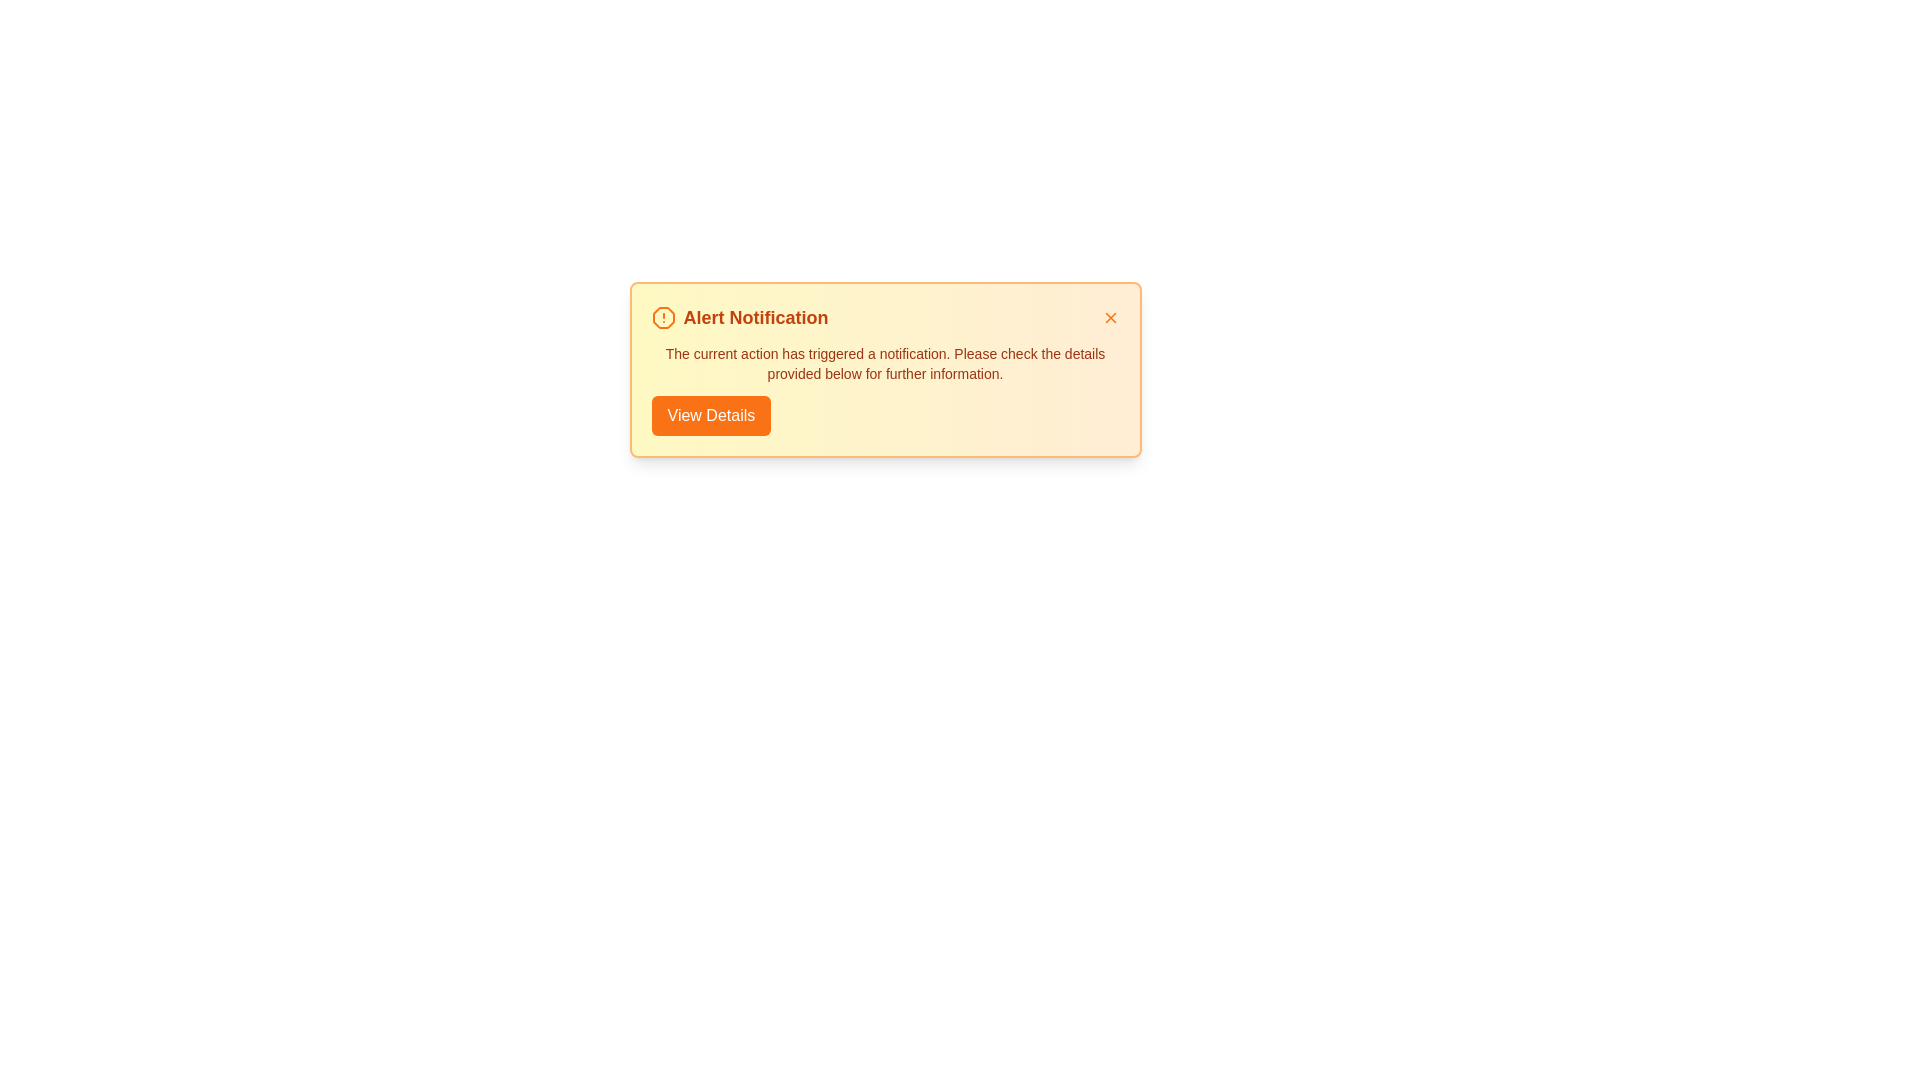  Describe the element at coordinates (711, 415) in the screenshot. I see `the 'View Details' button to view additional details` at that location.